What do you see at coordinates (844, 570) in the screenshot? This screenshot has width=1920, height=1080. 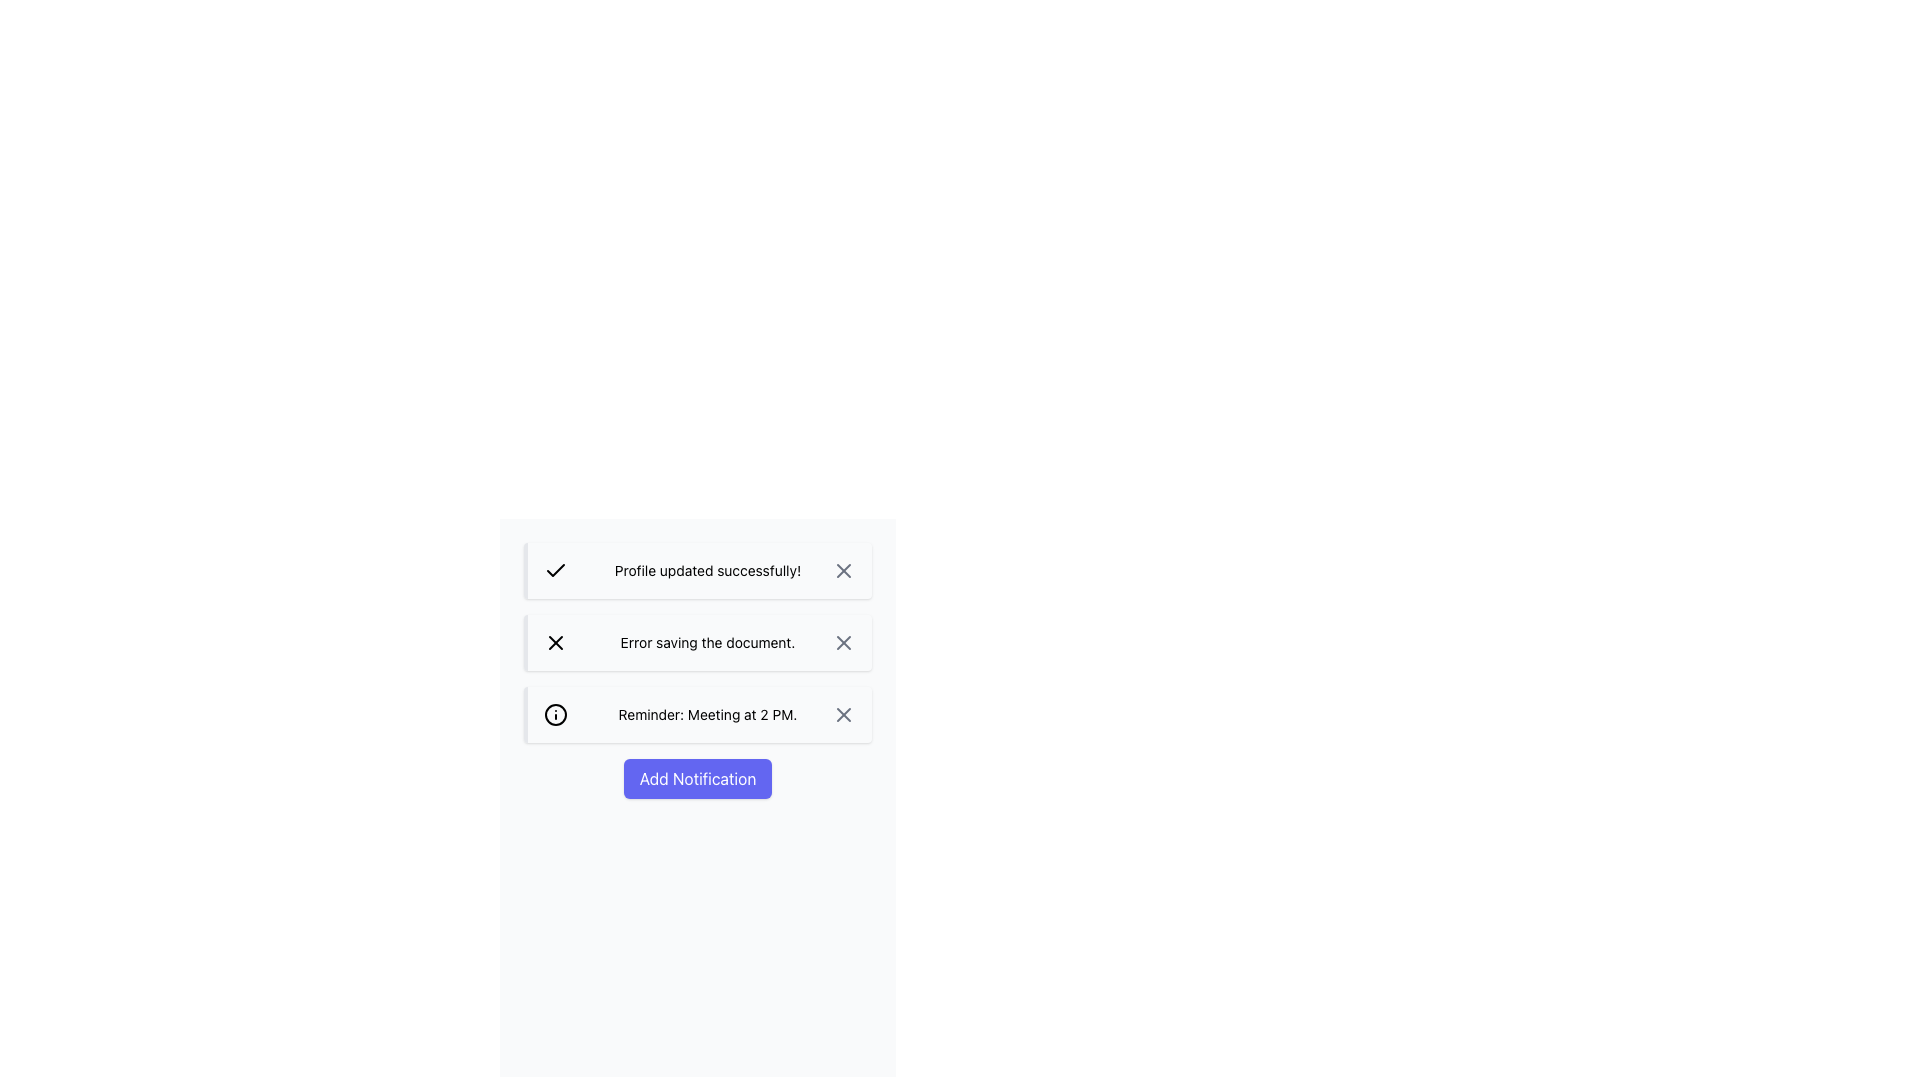 I see `the close button icon located at the far right of the notification that says 'Profile updated successfully!'` at bounding box center [844, 570].